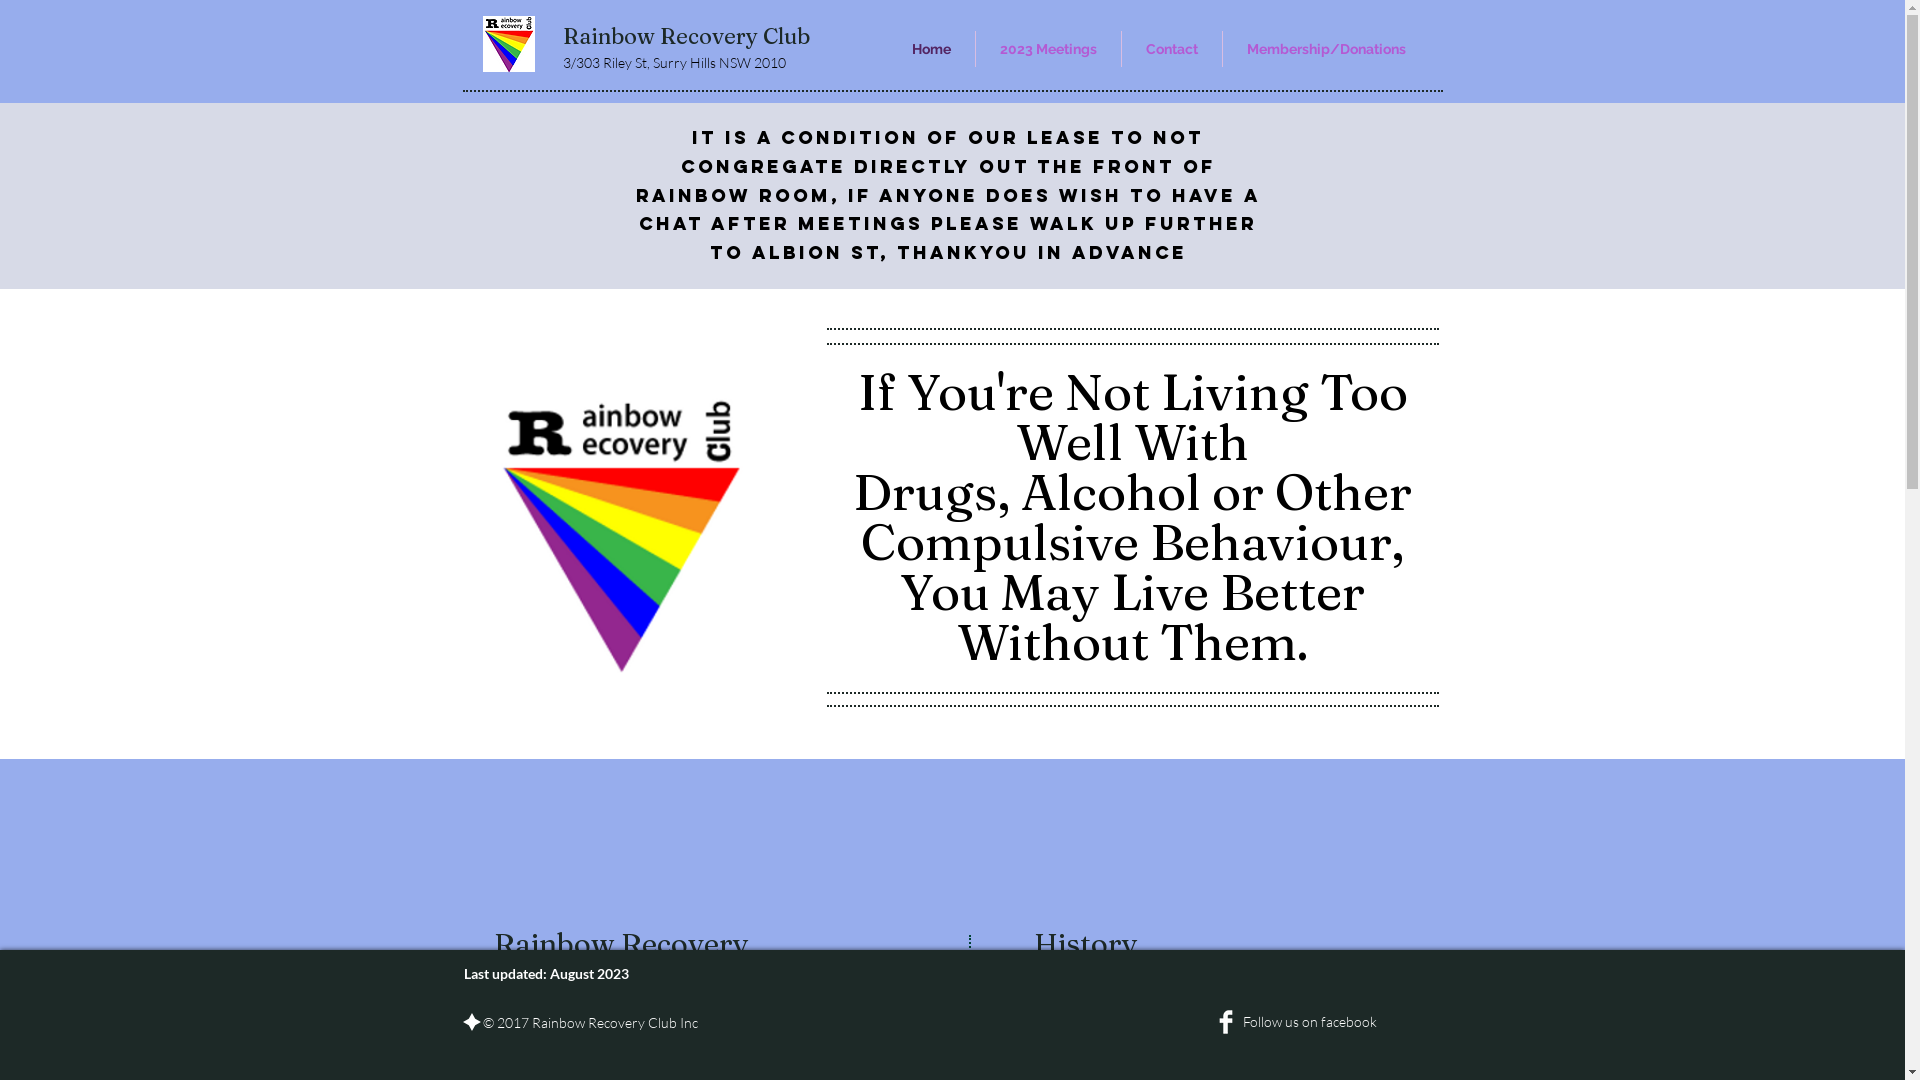 This screenshot has width=1920, height=1080. Describe the element at coordinates (975, 48) in the screenshot. I see `'2023 Meetings'` at that location.